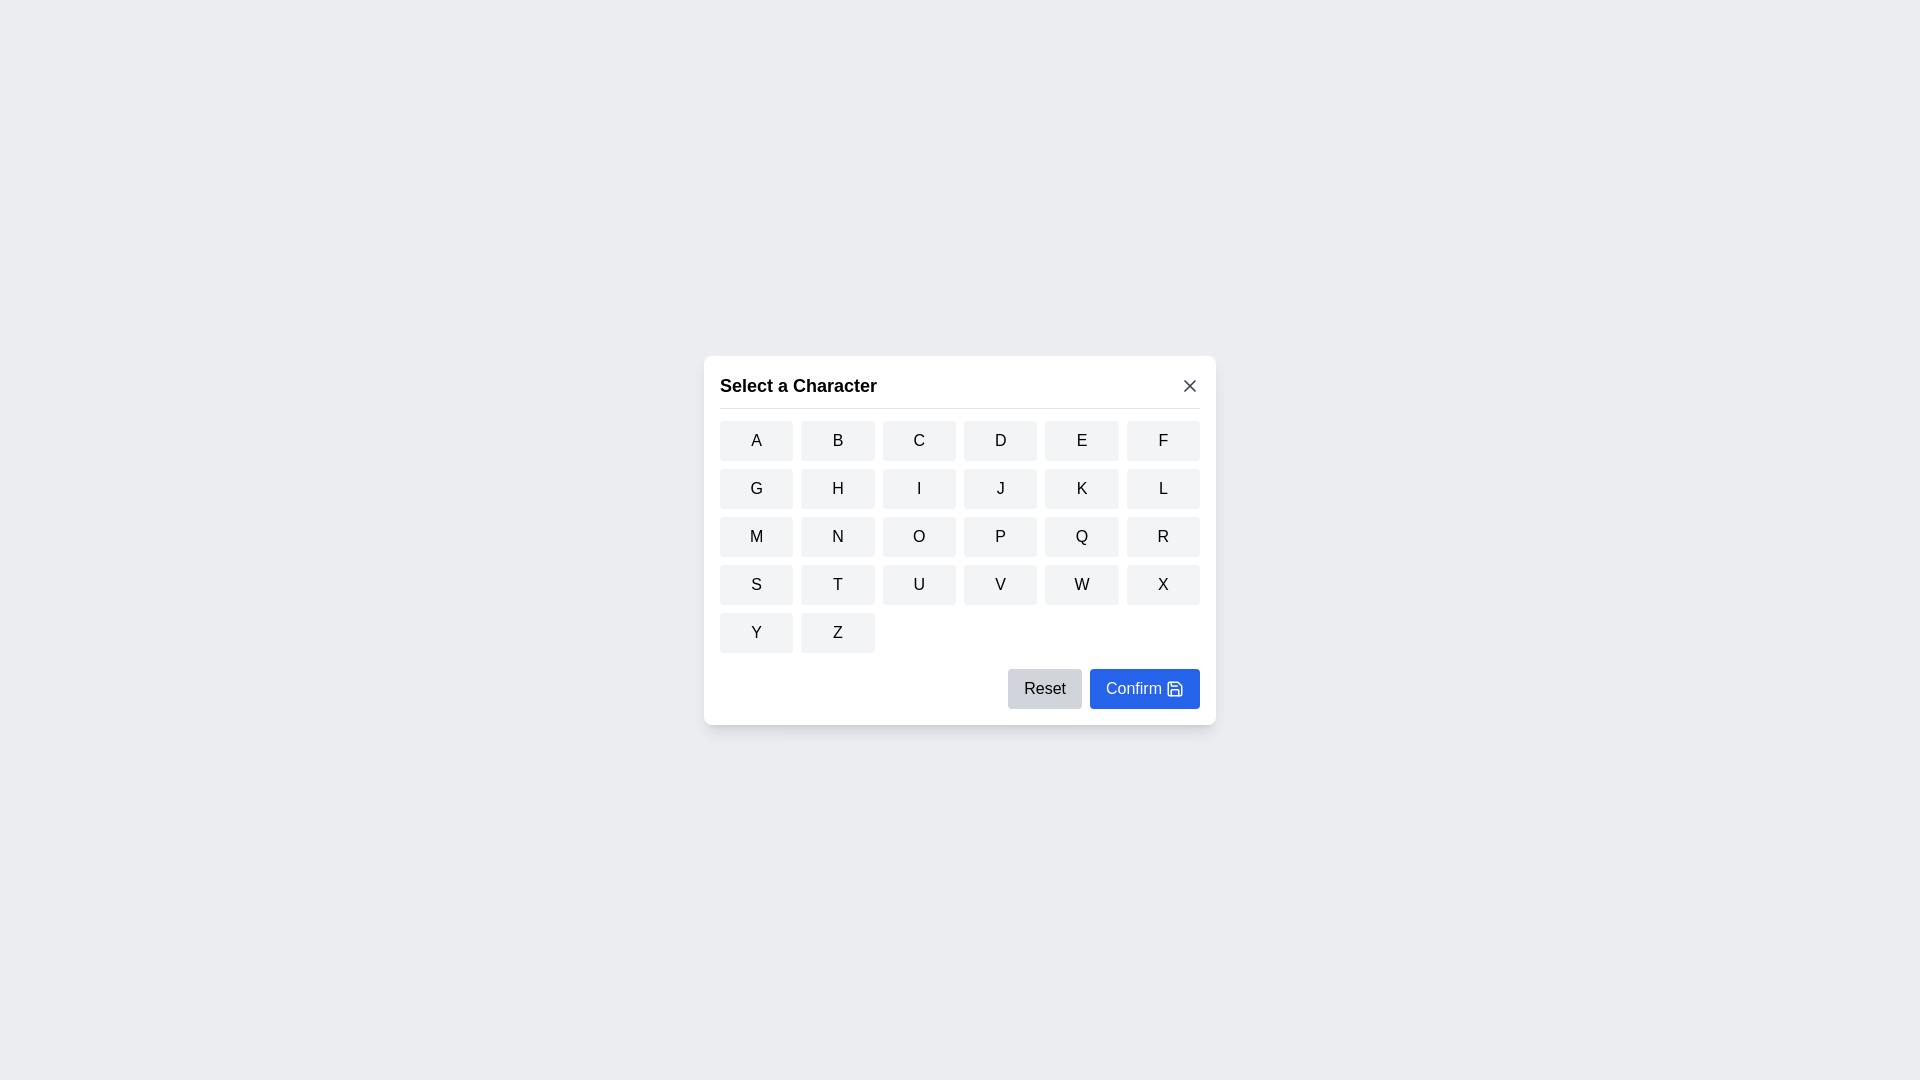 The height and width of the screenshot is (1080, 1920). Describe the element at coordinates (754, 632) in the screenshot. I see `the button corresponding to the character Y to select it` at that location.